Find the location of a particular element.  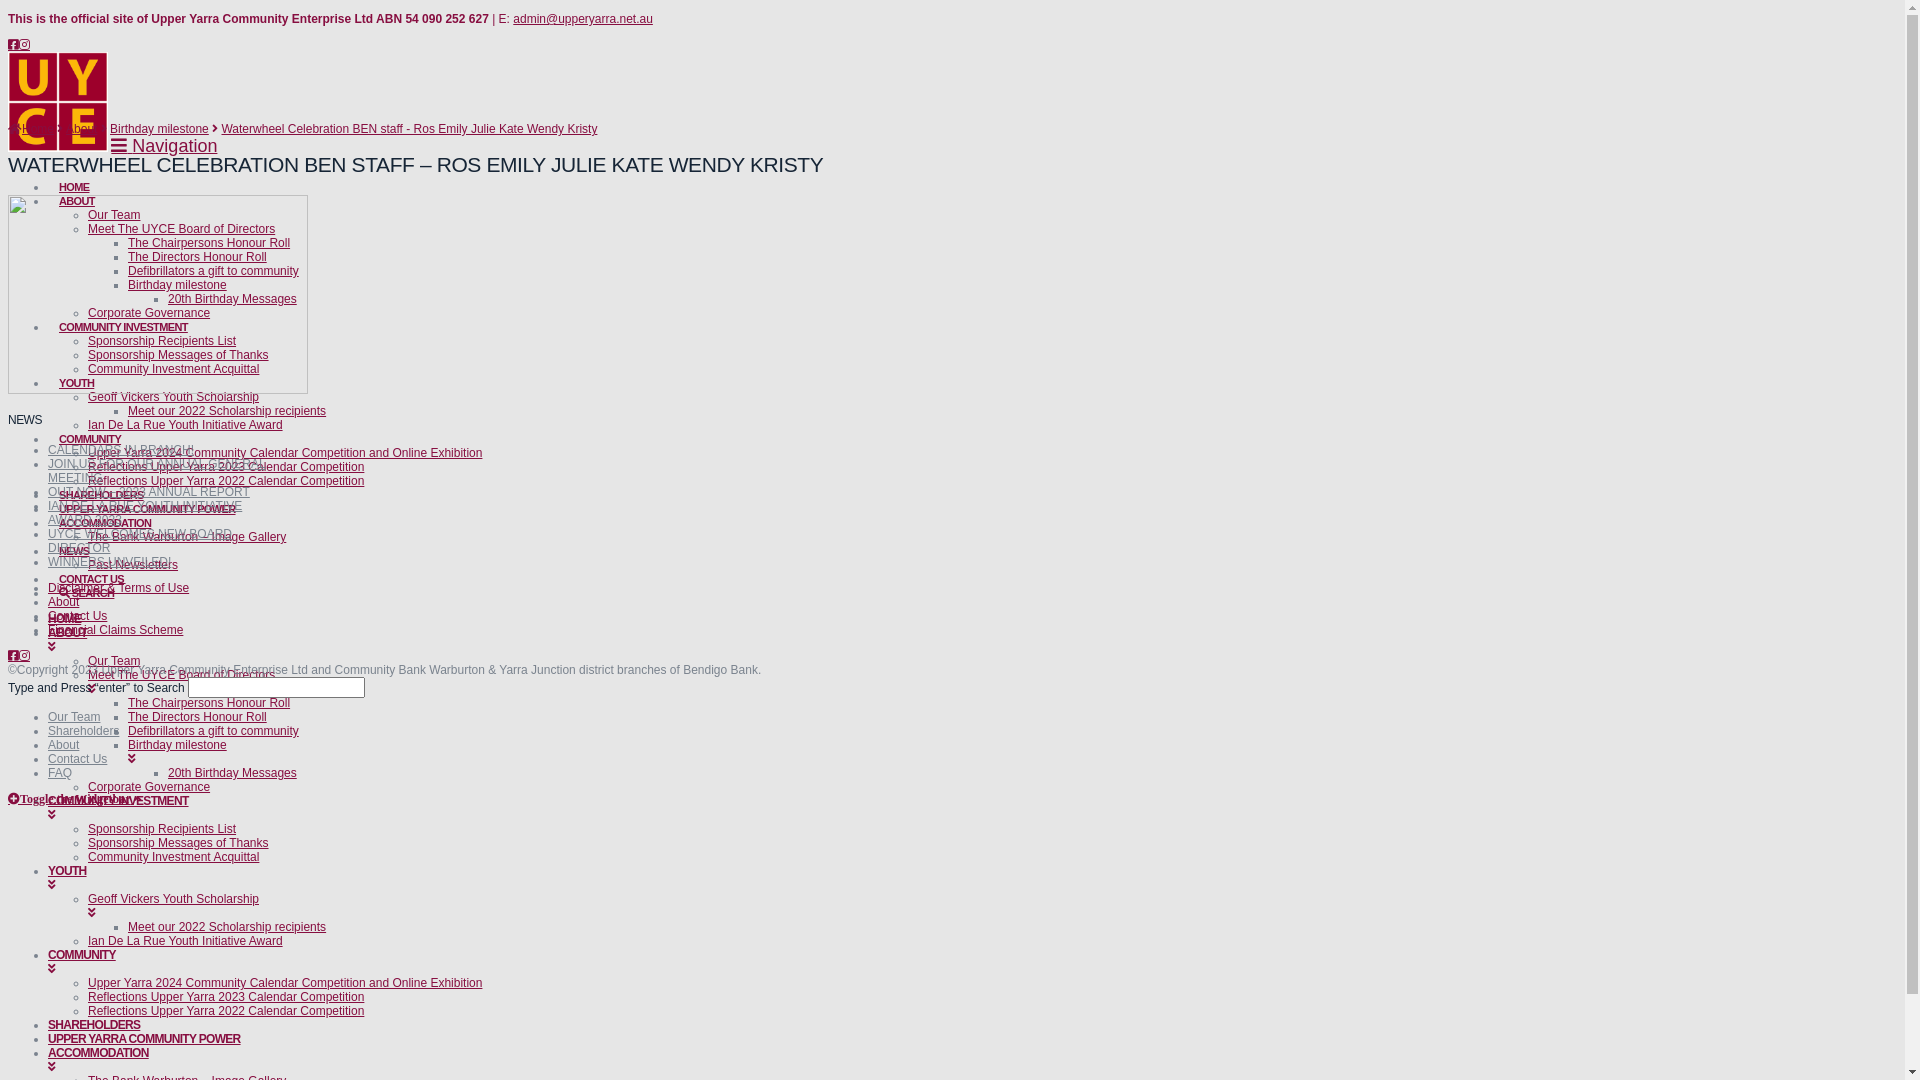

'The Chairpersons Honour Roll' is located at coordinates (209, 701).